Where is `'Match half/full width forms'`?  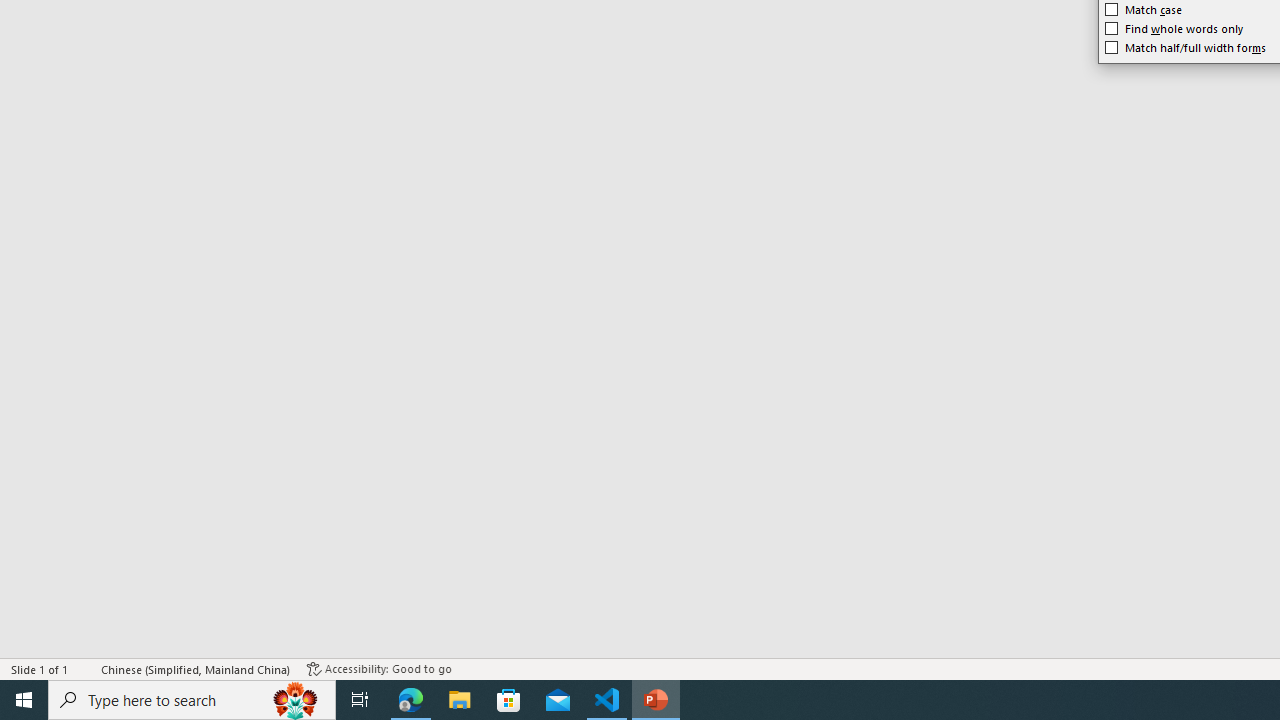
'Match half/full width forms' is located at coordinates (1186, 47).